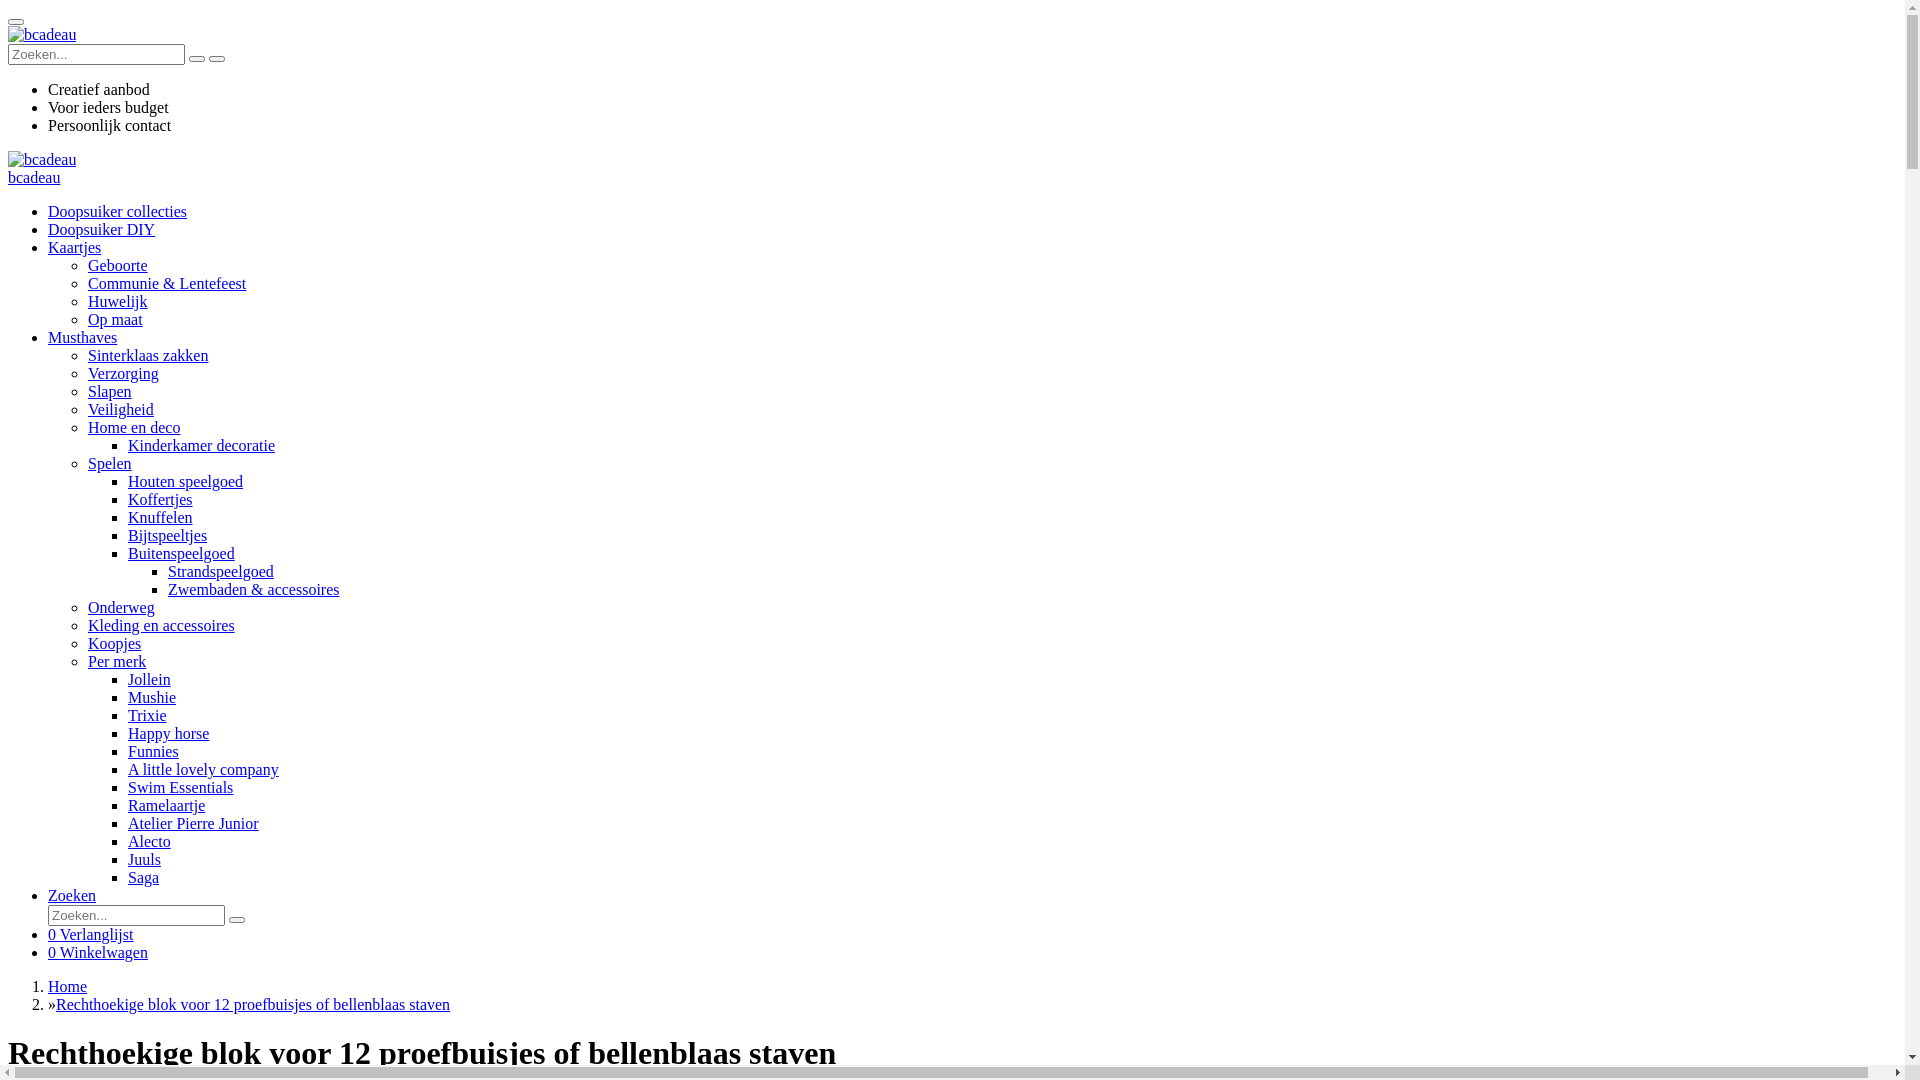 The image size is (1920, 1080). Describe the element at coordinates (116, 211) in the screenshot. I see `'Doopsuiker collecties'` at that location.